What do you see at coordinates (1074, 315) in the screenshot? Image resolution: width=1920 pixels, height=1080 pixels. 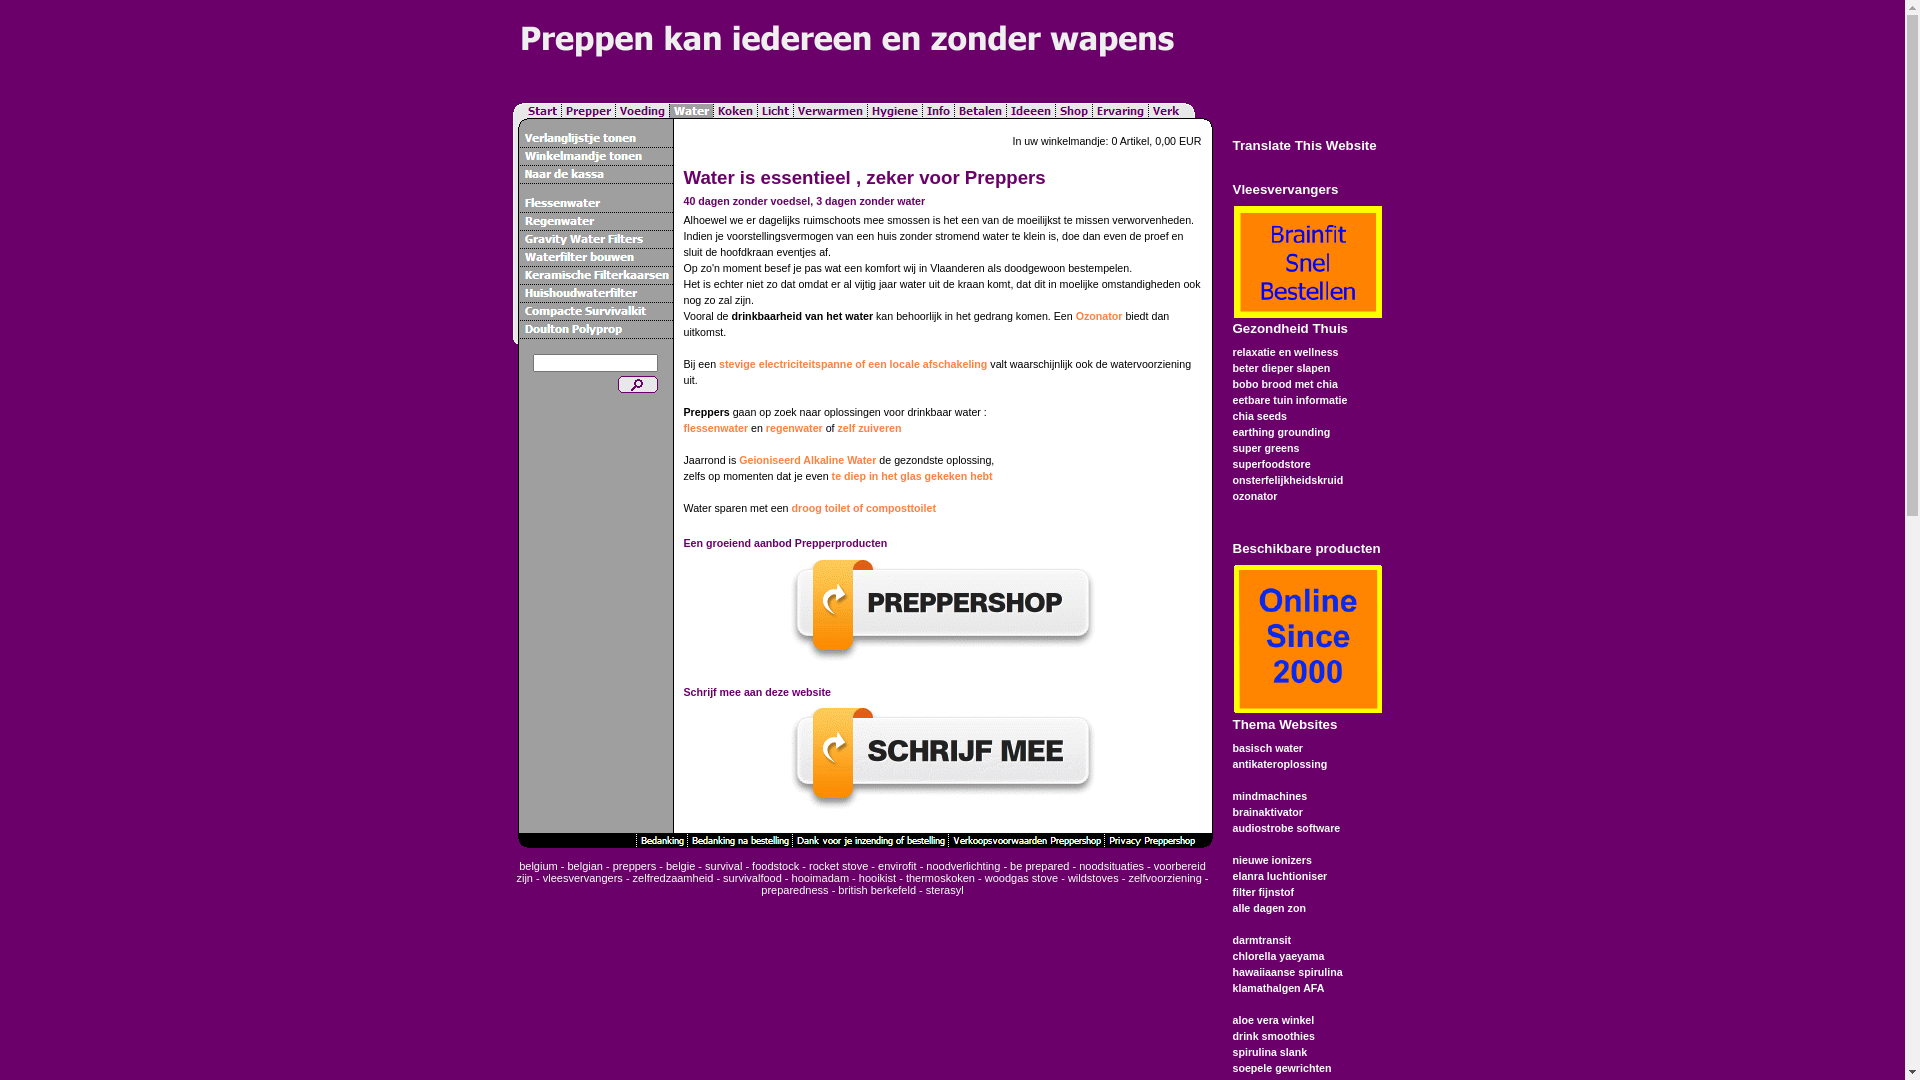 I see `'Ozonator'` at bounding box center [1074, 315].